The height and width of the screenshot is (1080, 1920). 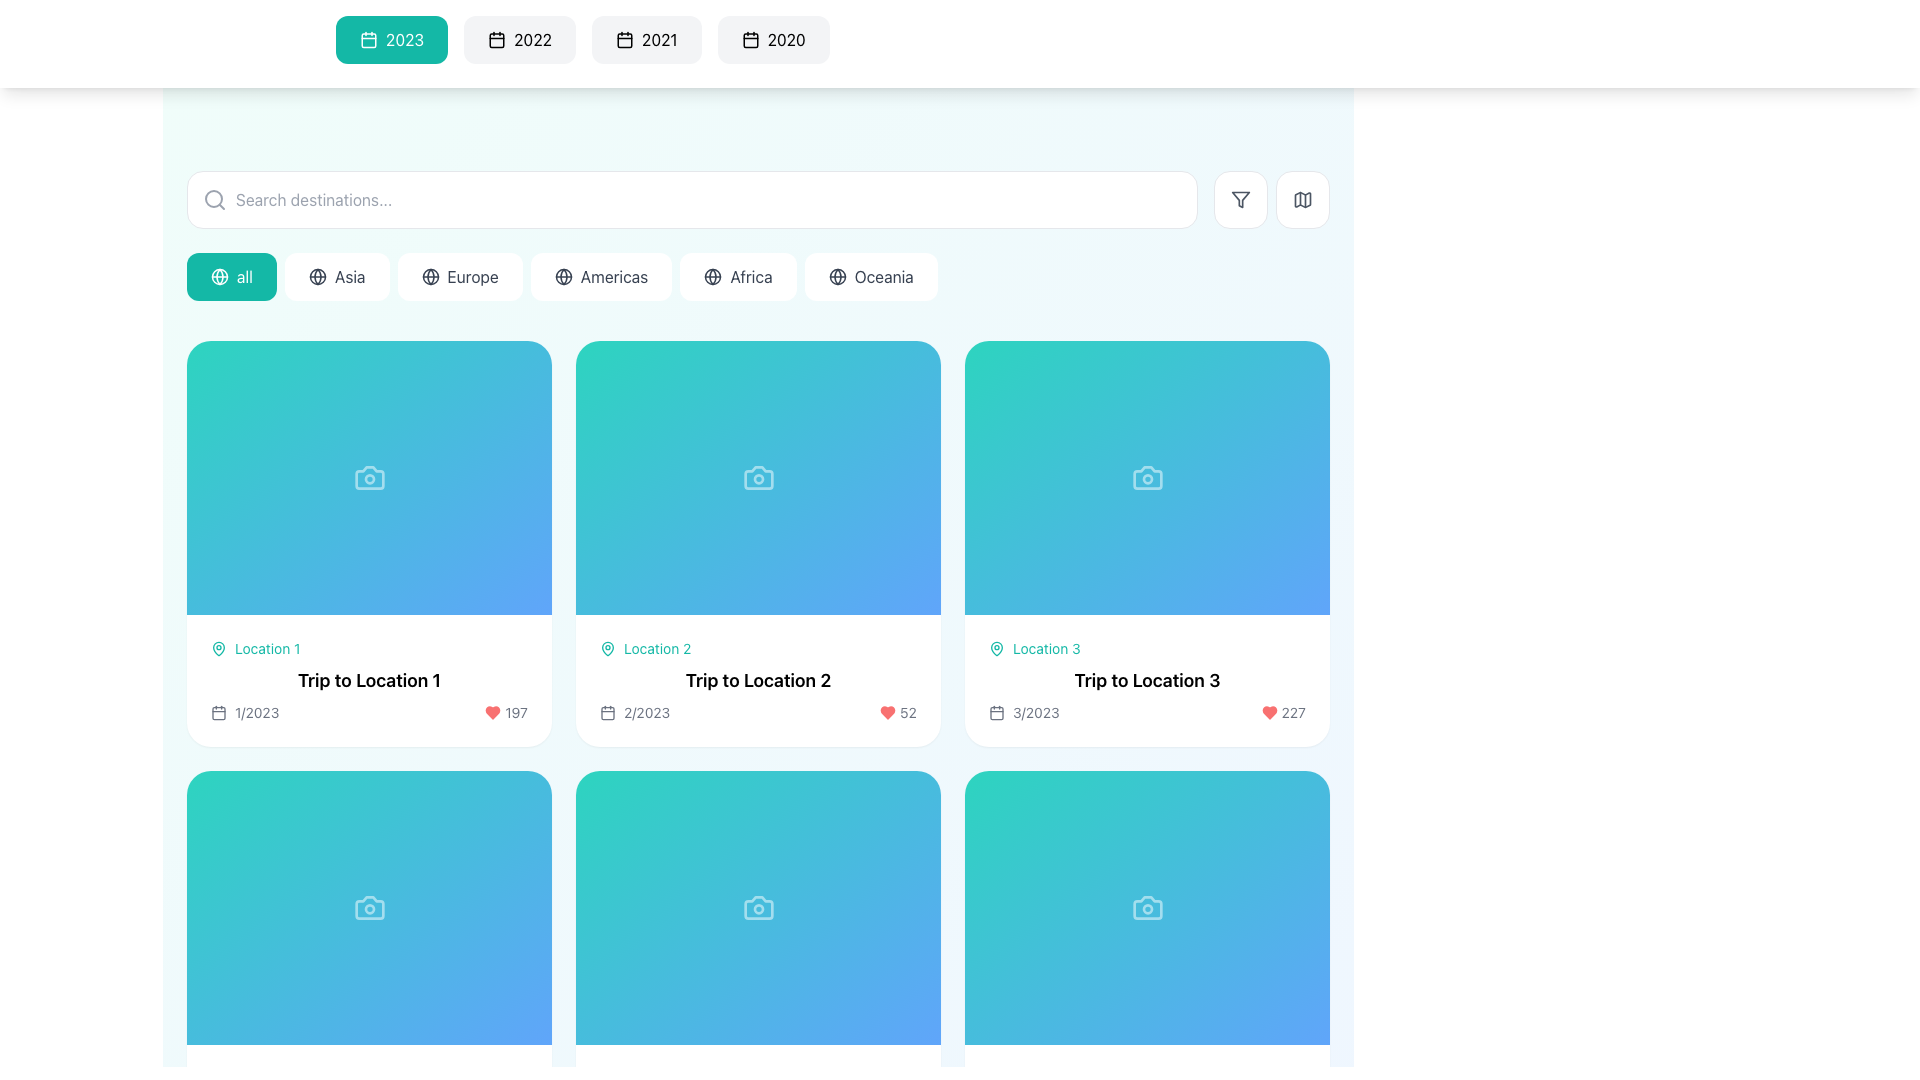 What do you see at coordinates (493, 711) in the screenshot?
I see `the SVG Icon indicating the 'favorite' or 'like' status for the 'Trip to Location 2' card, located in the bottom-right corner adjacent to the red numerical data` at bounding box center [493, 711].